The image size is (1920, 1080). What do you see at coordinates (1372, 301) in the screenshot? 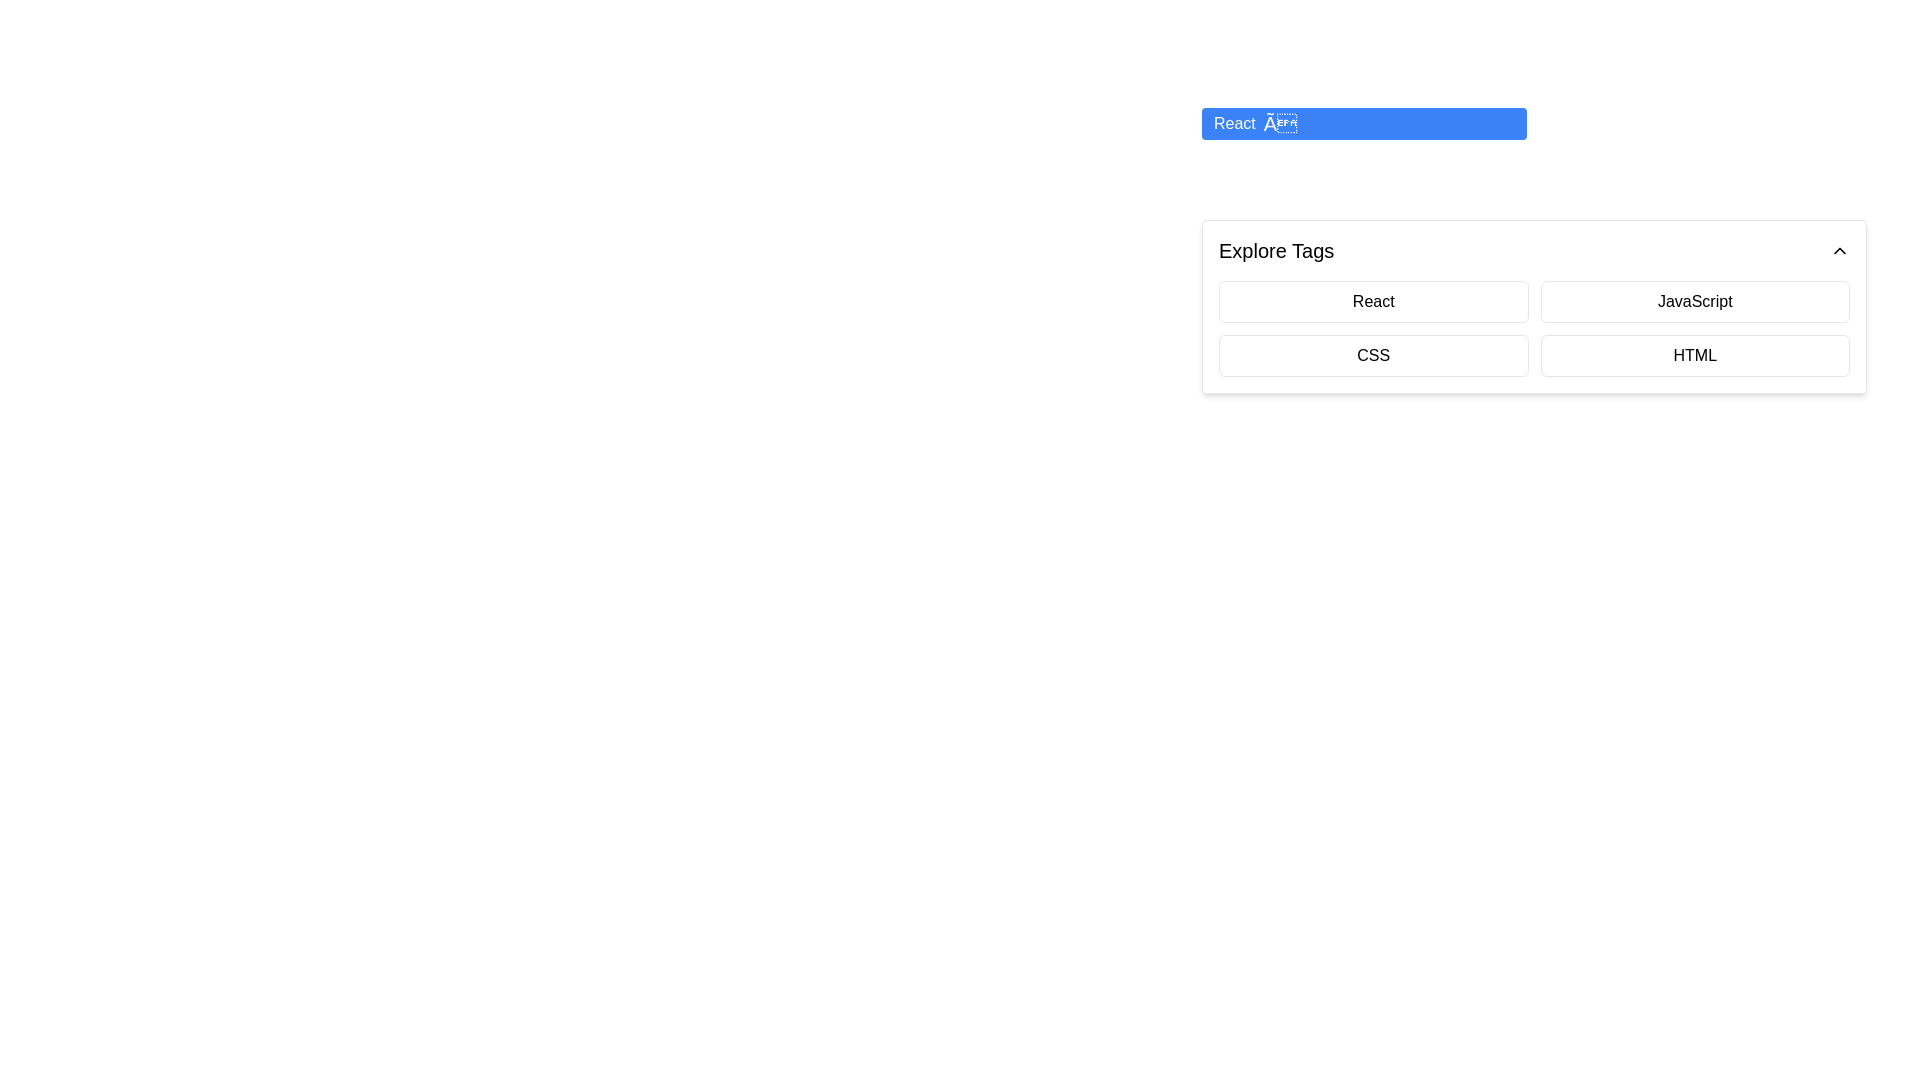
I see `the 'React' button located in the top-left corner of the grid layout under the 'Explore Tags' section` at bounding box center [1372, 301].